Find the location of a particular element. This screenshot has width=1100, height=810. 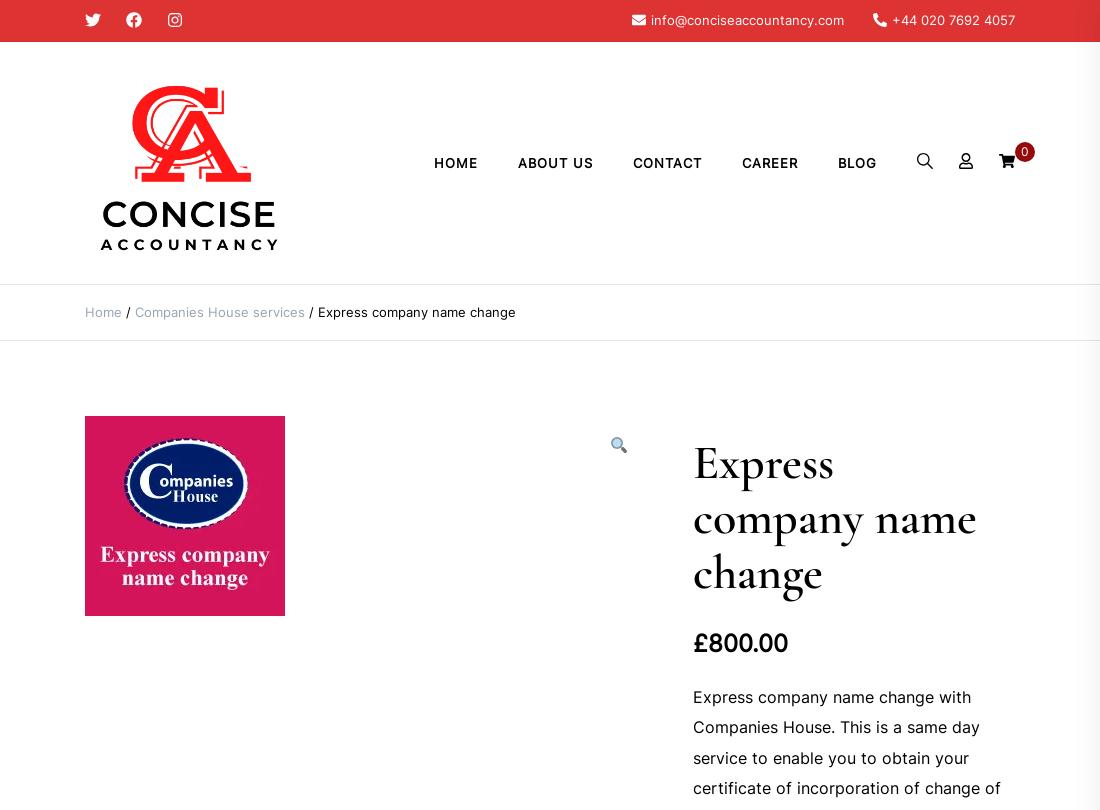

'Concise Accountancy' is located at coordinates (85, 303).